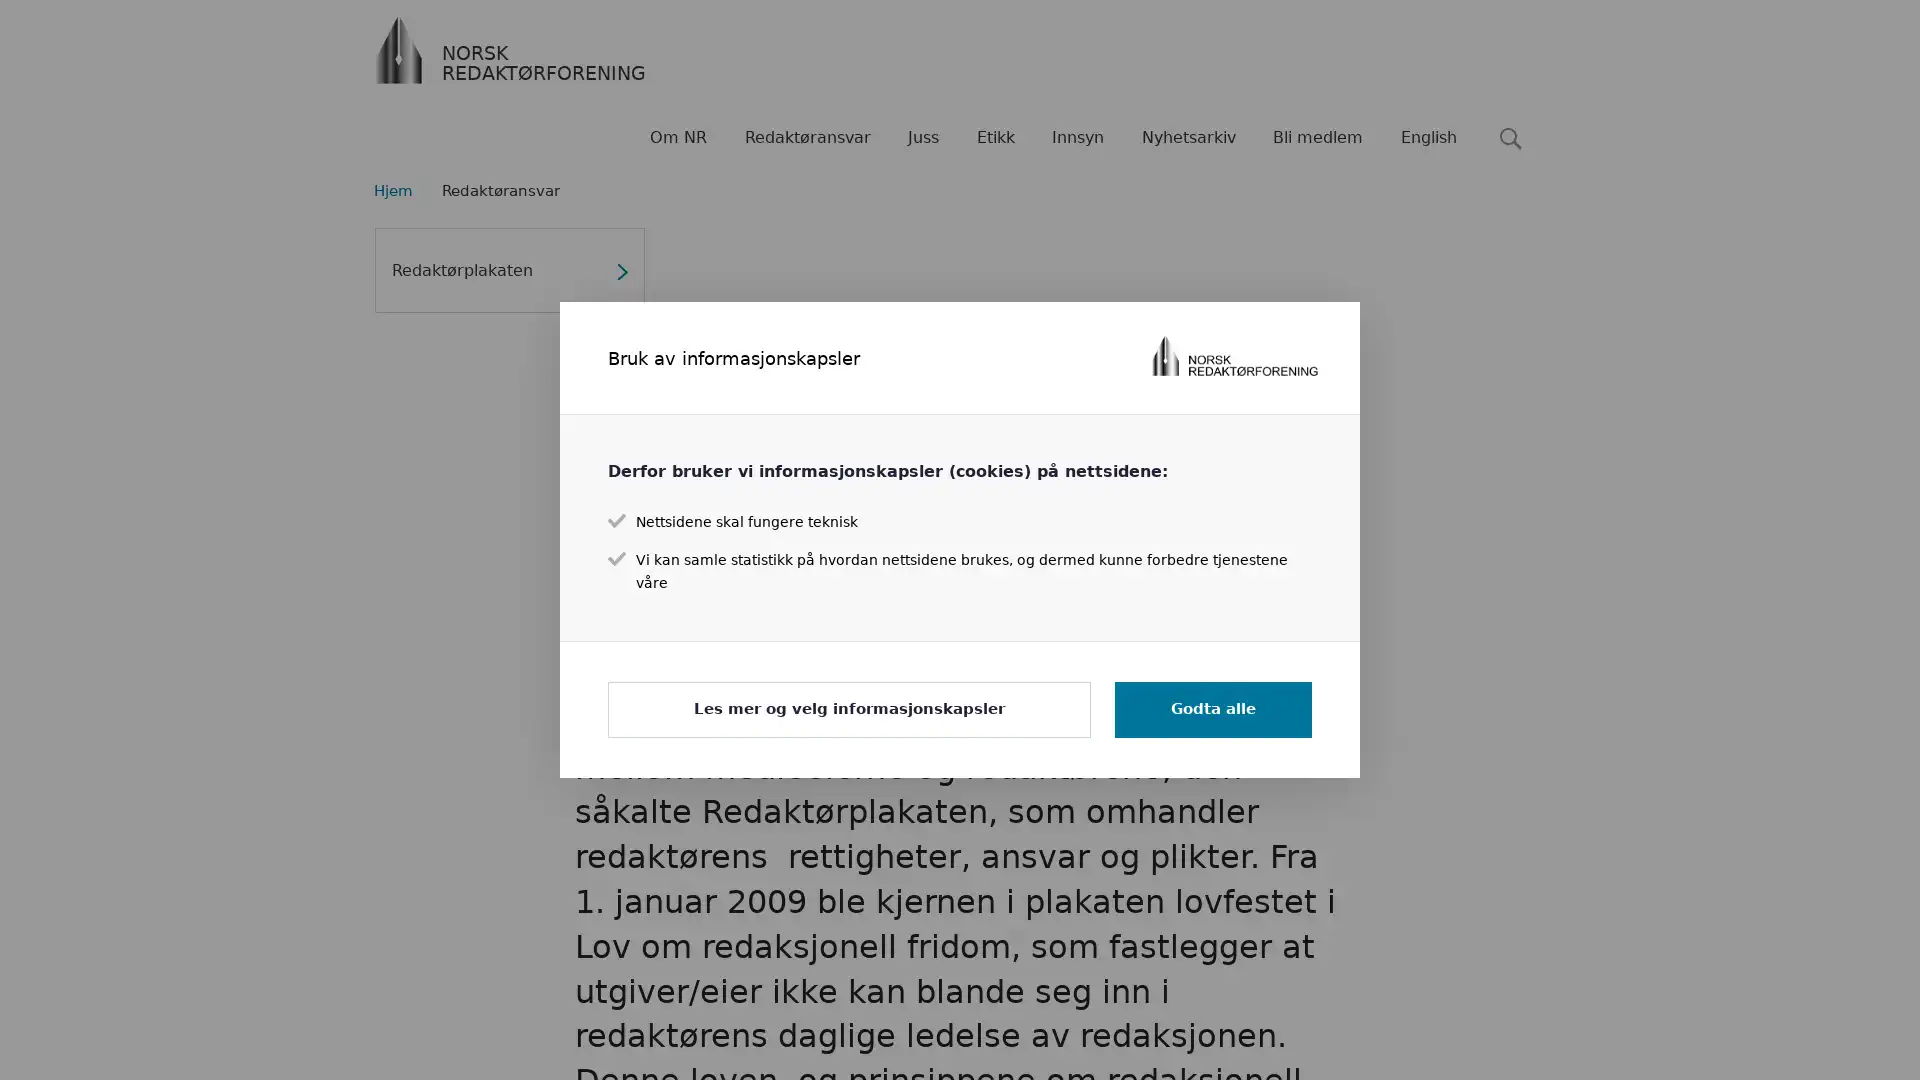 Image resolution: width=1920 pixels, height=1080 pixels. What do you see at coordinates (1212, 708) in the screenshot?
I see `Godta alle` at bounding box center [1212, 708].